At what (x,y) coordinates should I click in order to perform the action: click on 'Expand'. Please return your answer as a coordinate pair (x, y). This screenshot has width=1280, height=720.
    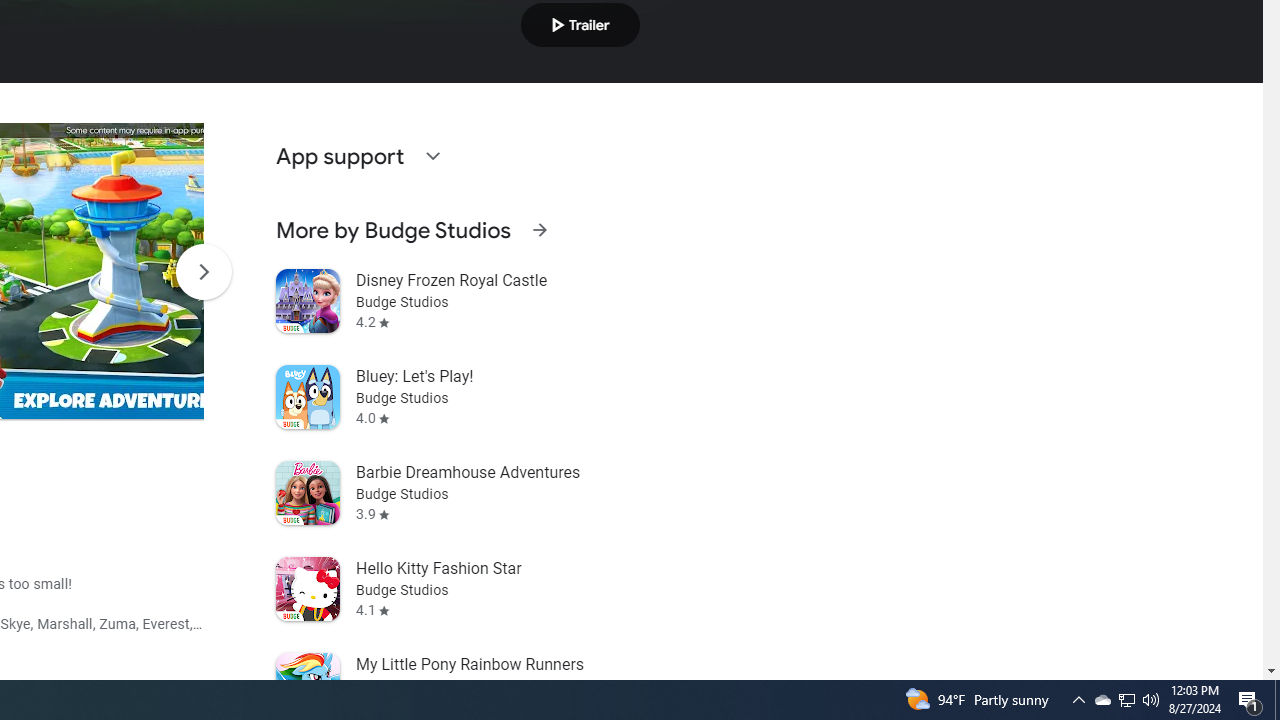
    Looking at the image, I should click on (431, 154).